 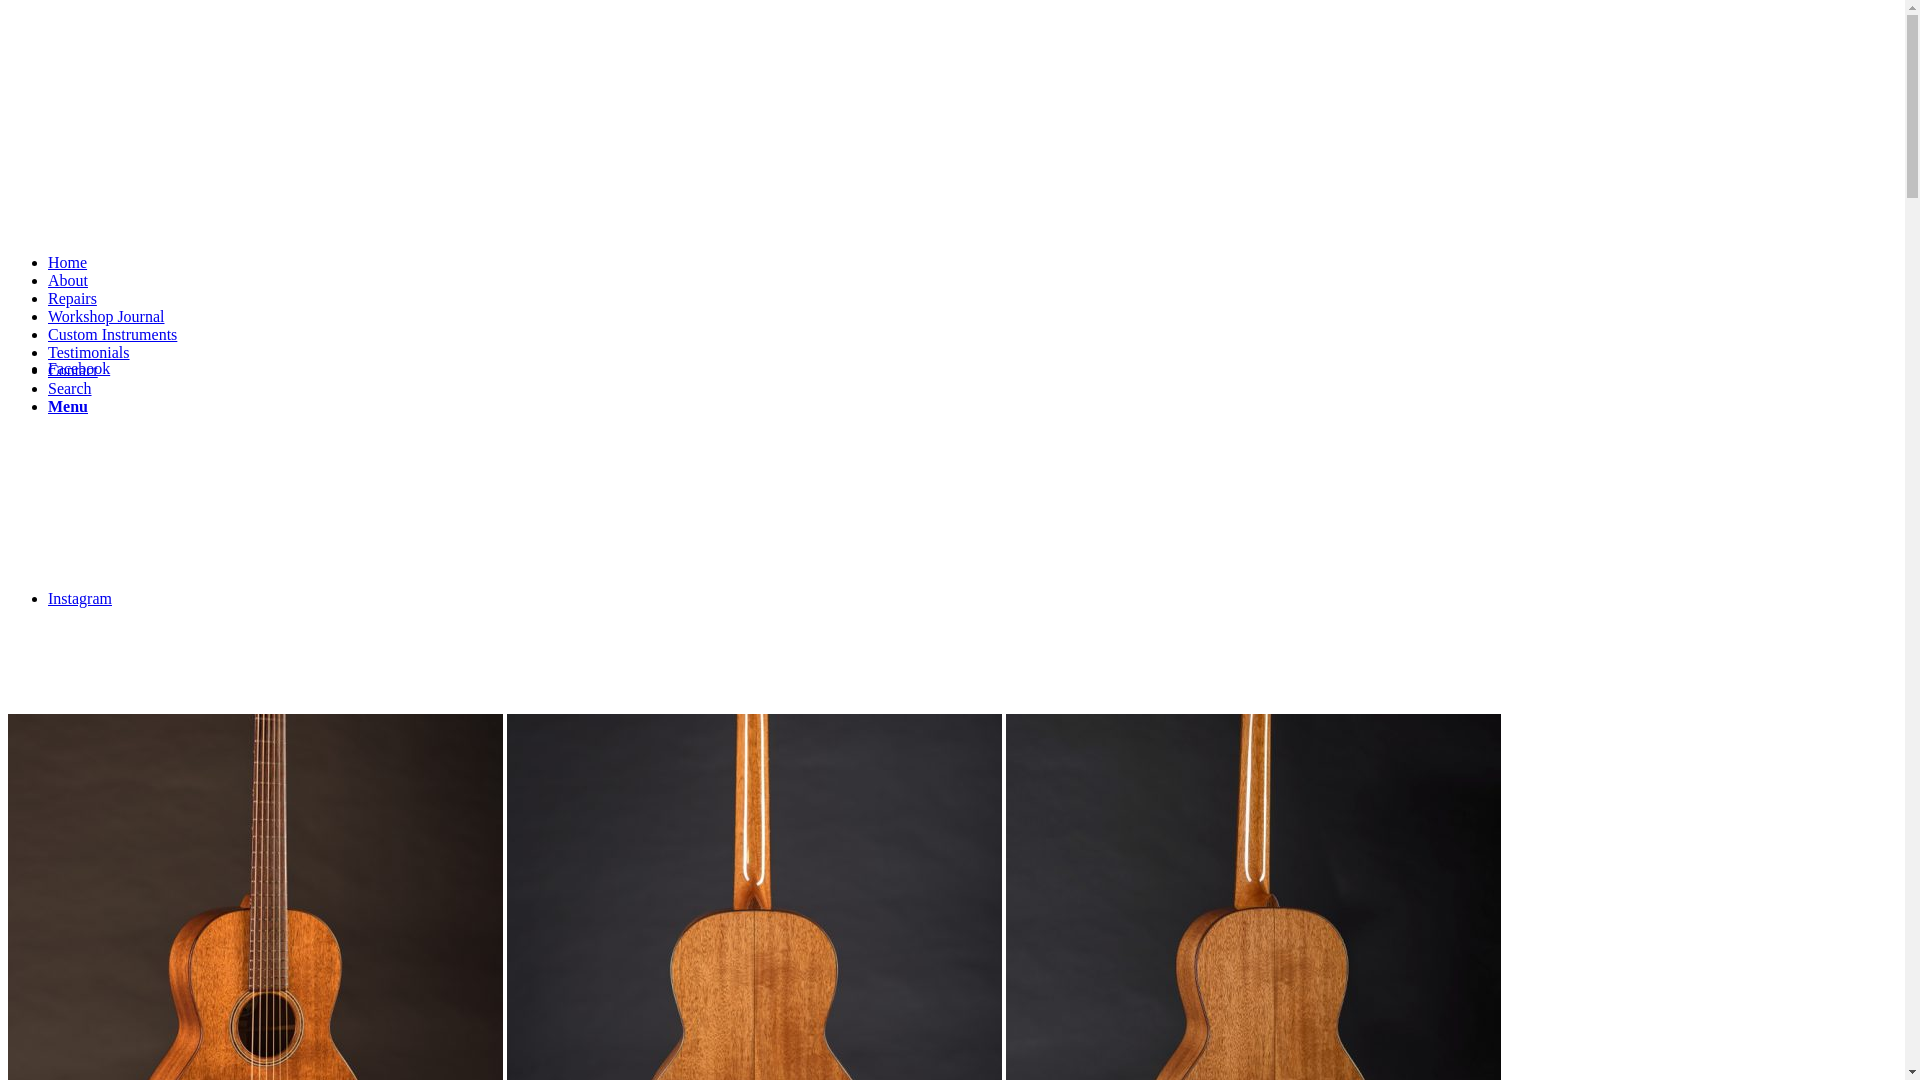 What do you see at coordinates (80, 597) in the screenshot?
I see `'Instagram'` at bounding box center [80, 597].